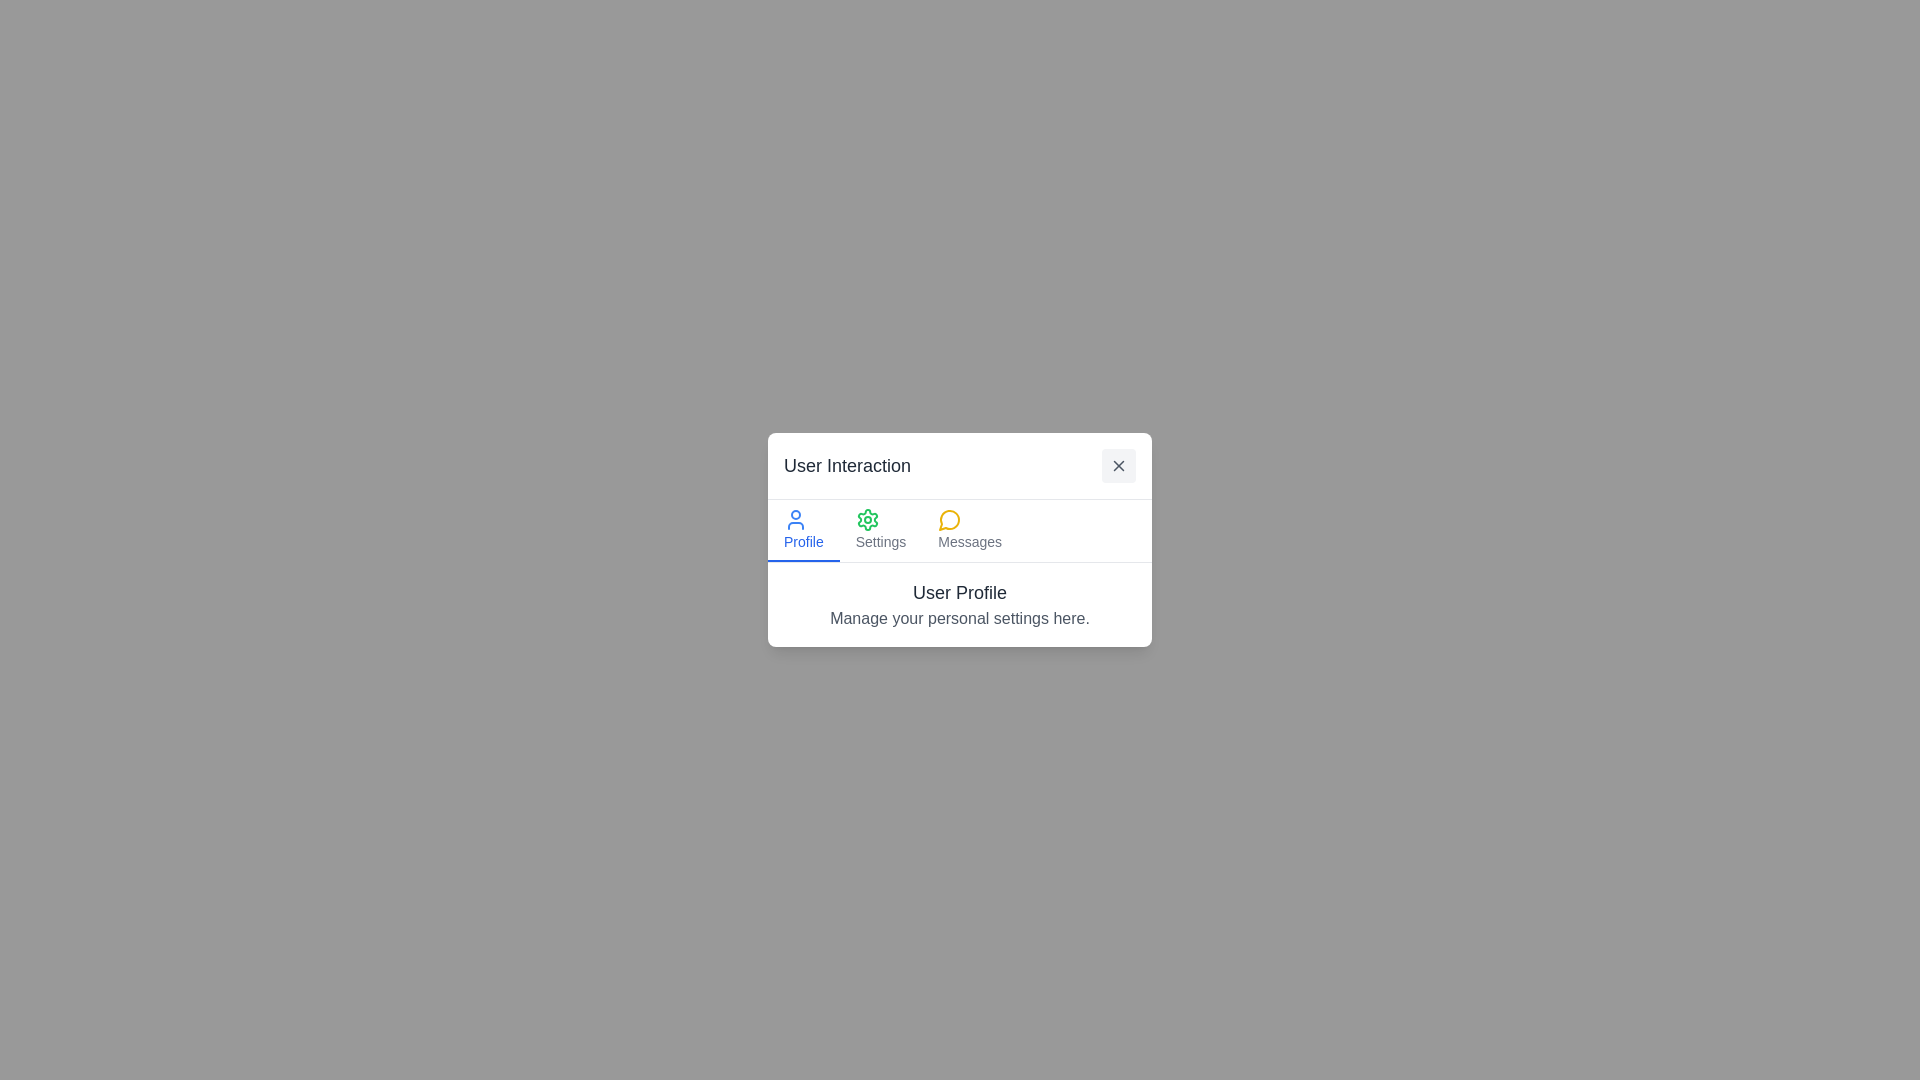 The height and width of the screenshot is (1080, 1920). Describe the element at coordinates (1117, 466) in the screenshot. I see `the Close button (icon-based) located in the top right corner of the 'User Interaction' box` at that location.